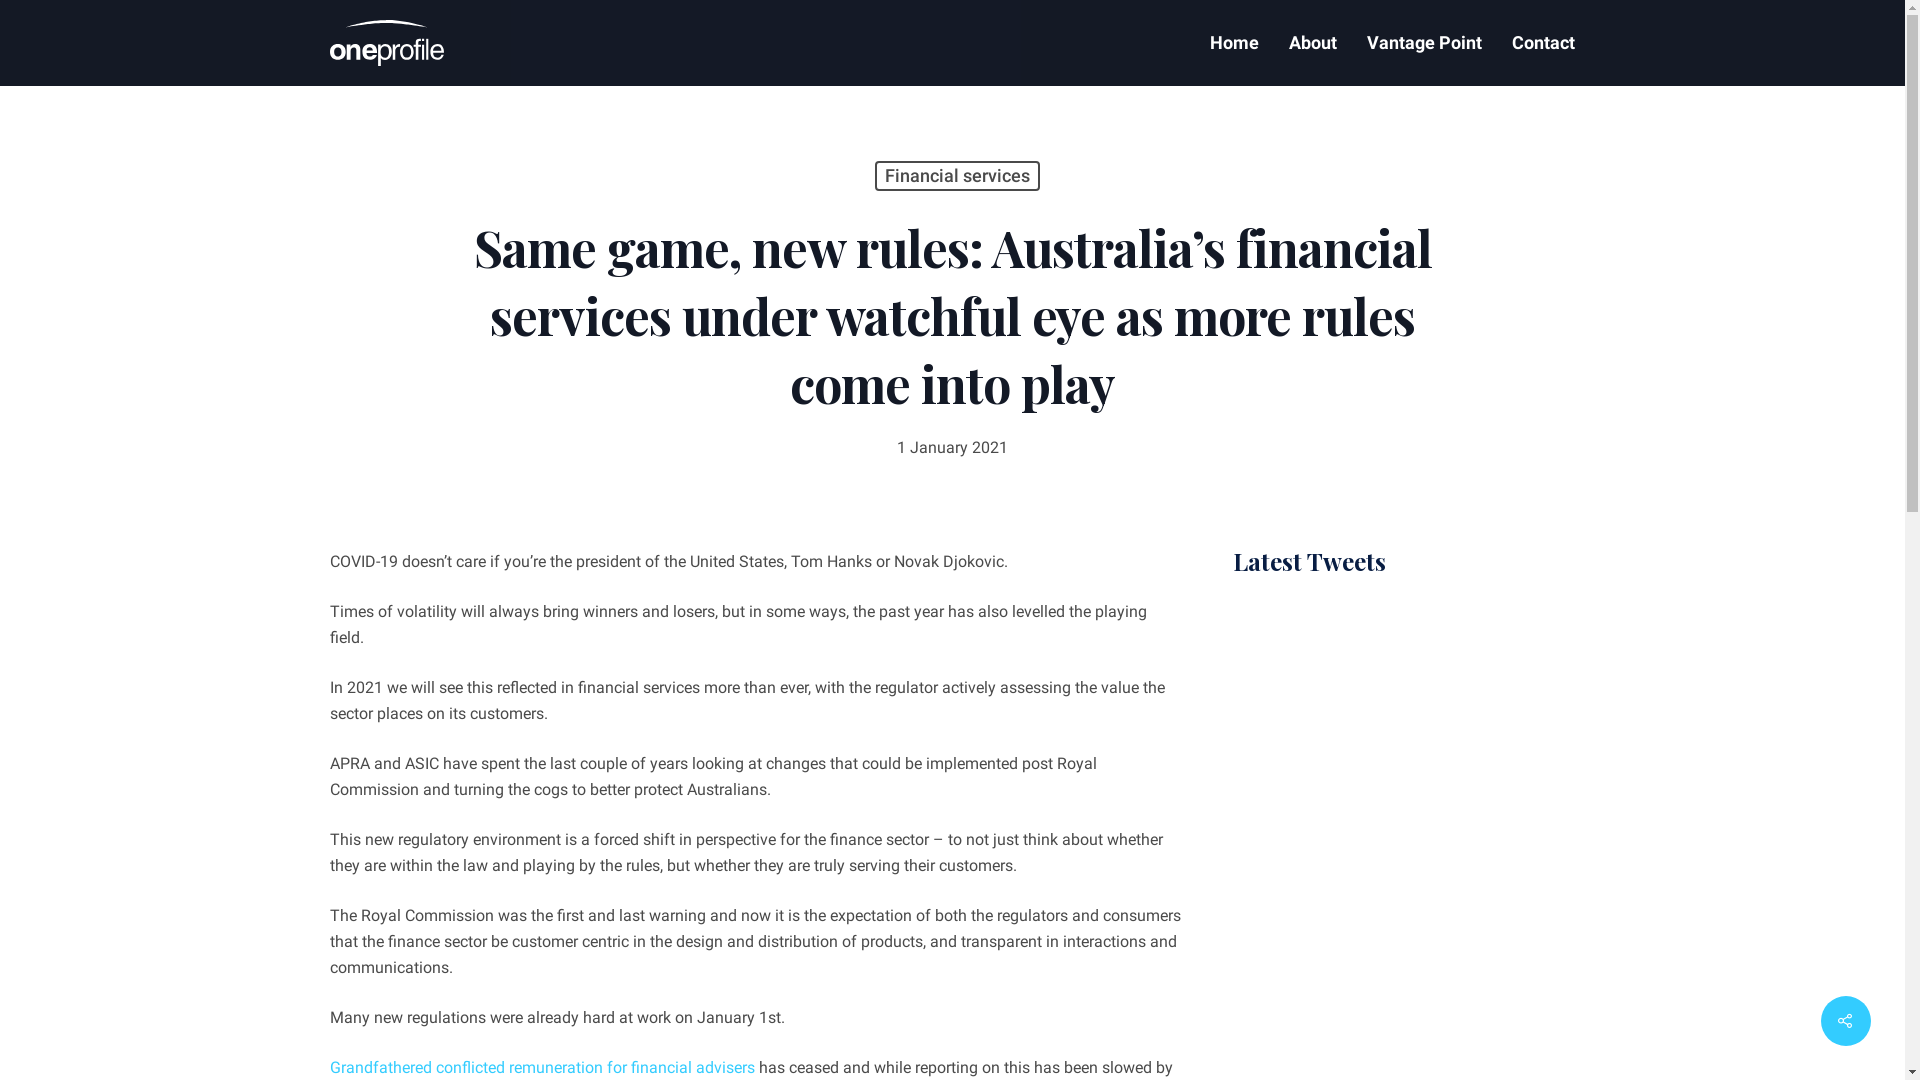  I want to click on 'Grandfathered conflicted remuneration for financial advisers', so click(542, 1066).